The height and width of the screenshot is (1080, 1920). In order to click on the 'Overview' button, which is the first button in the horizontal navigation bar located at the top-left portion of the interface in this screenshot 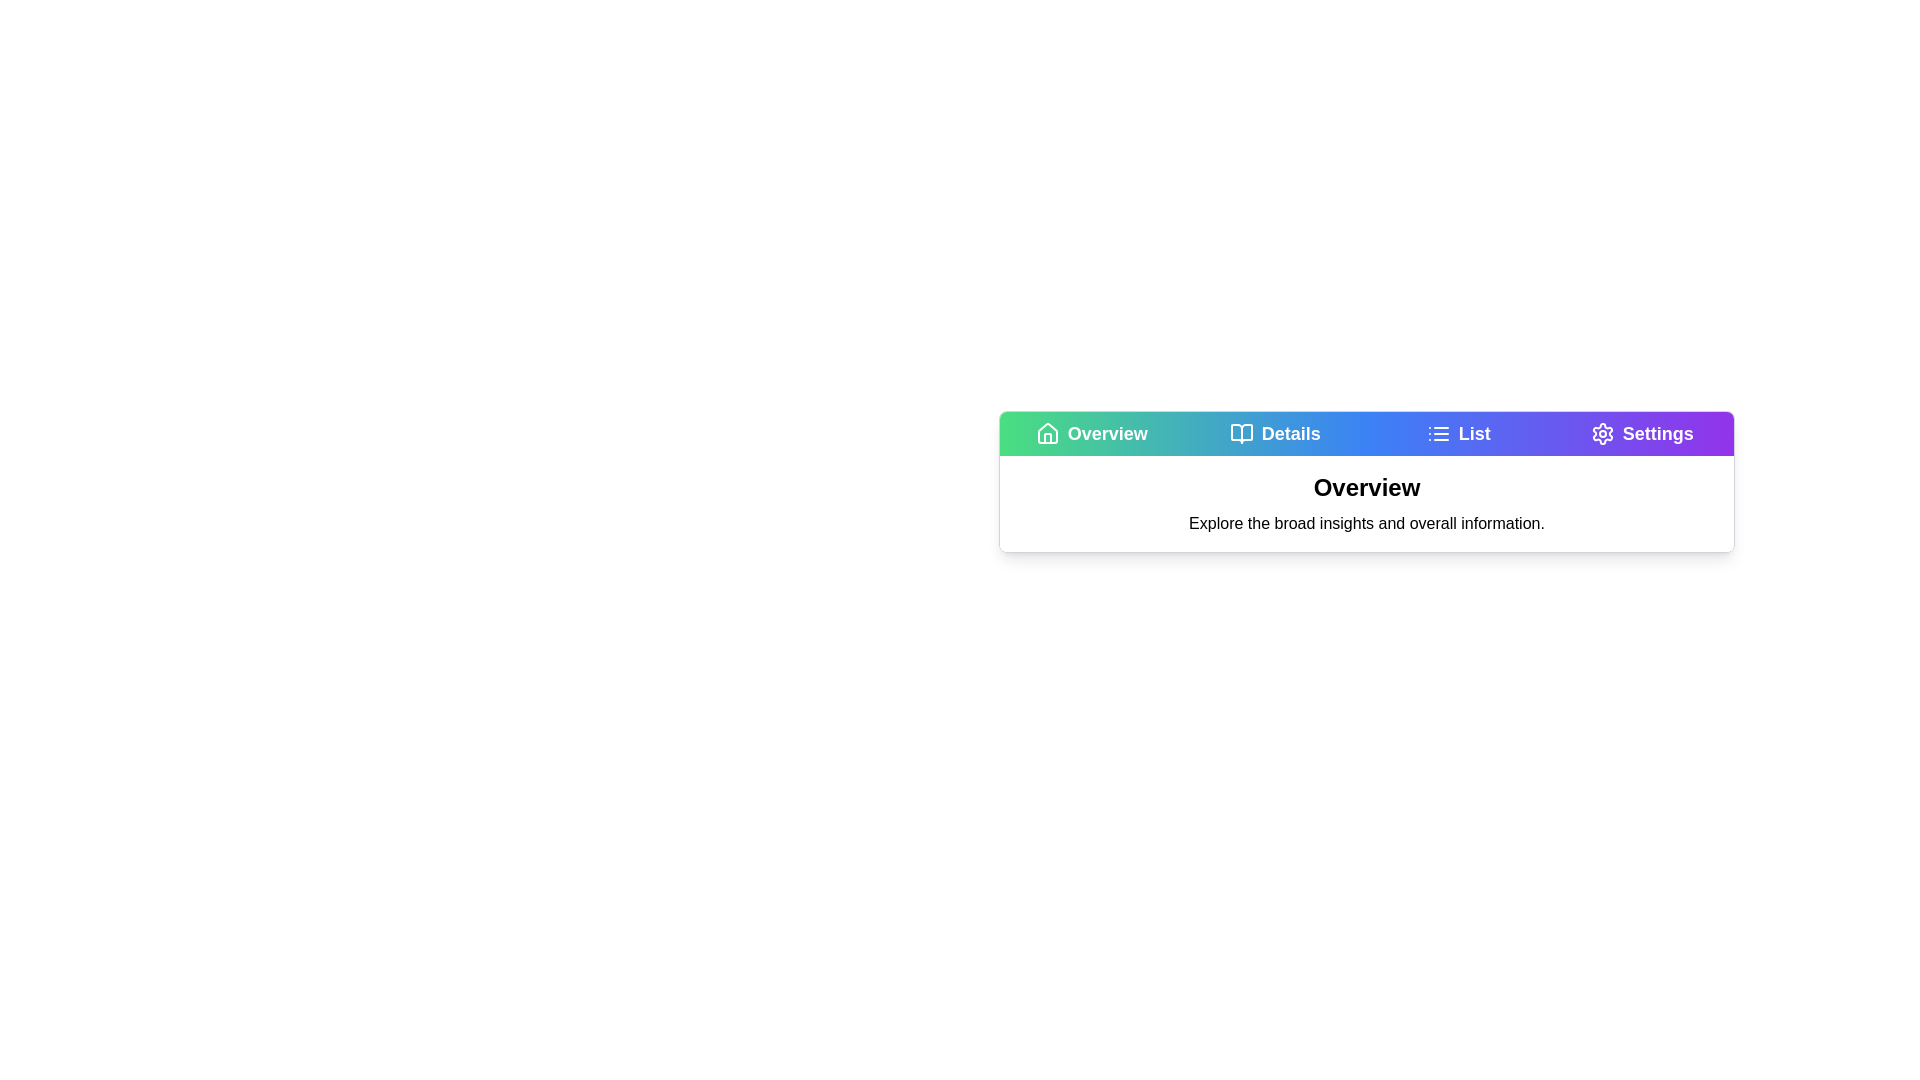, I will do `click(1090, 433)`.